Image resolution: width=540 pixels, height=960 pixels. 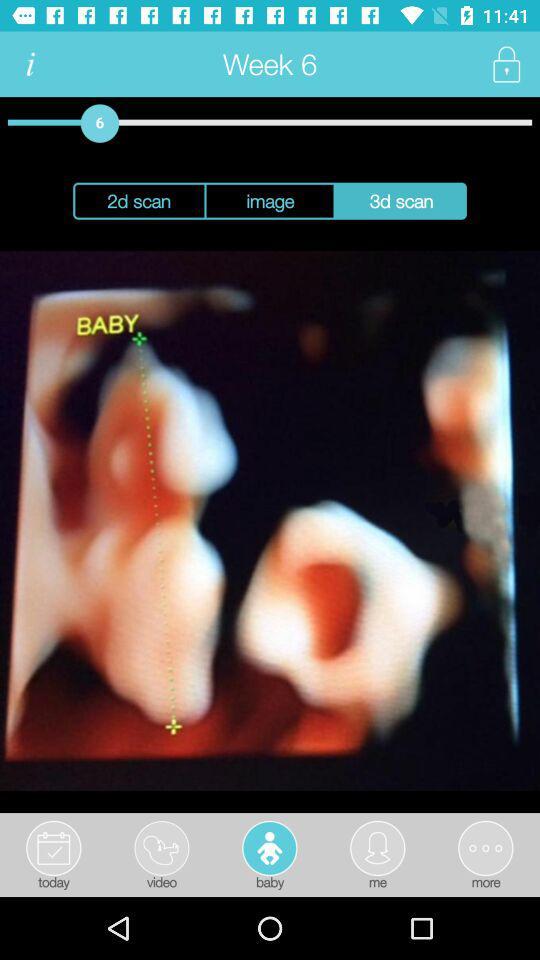 What do you see at coordinates (29, 64) in the screenshot?
I see `information icon` at bounding box center [29, 64].